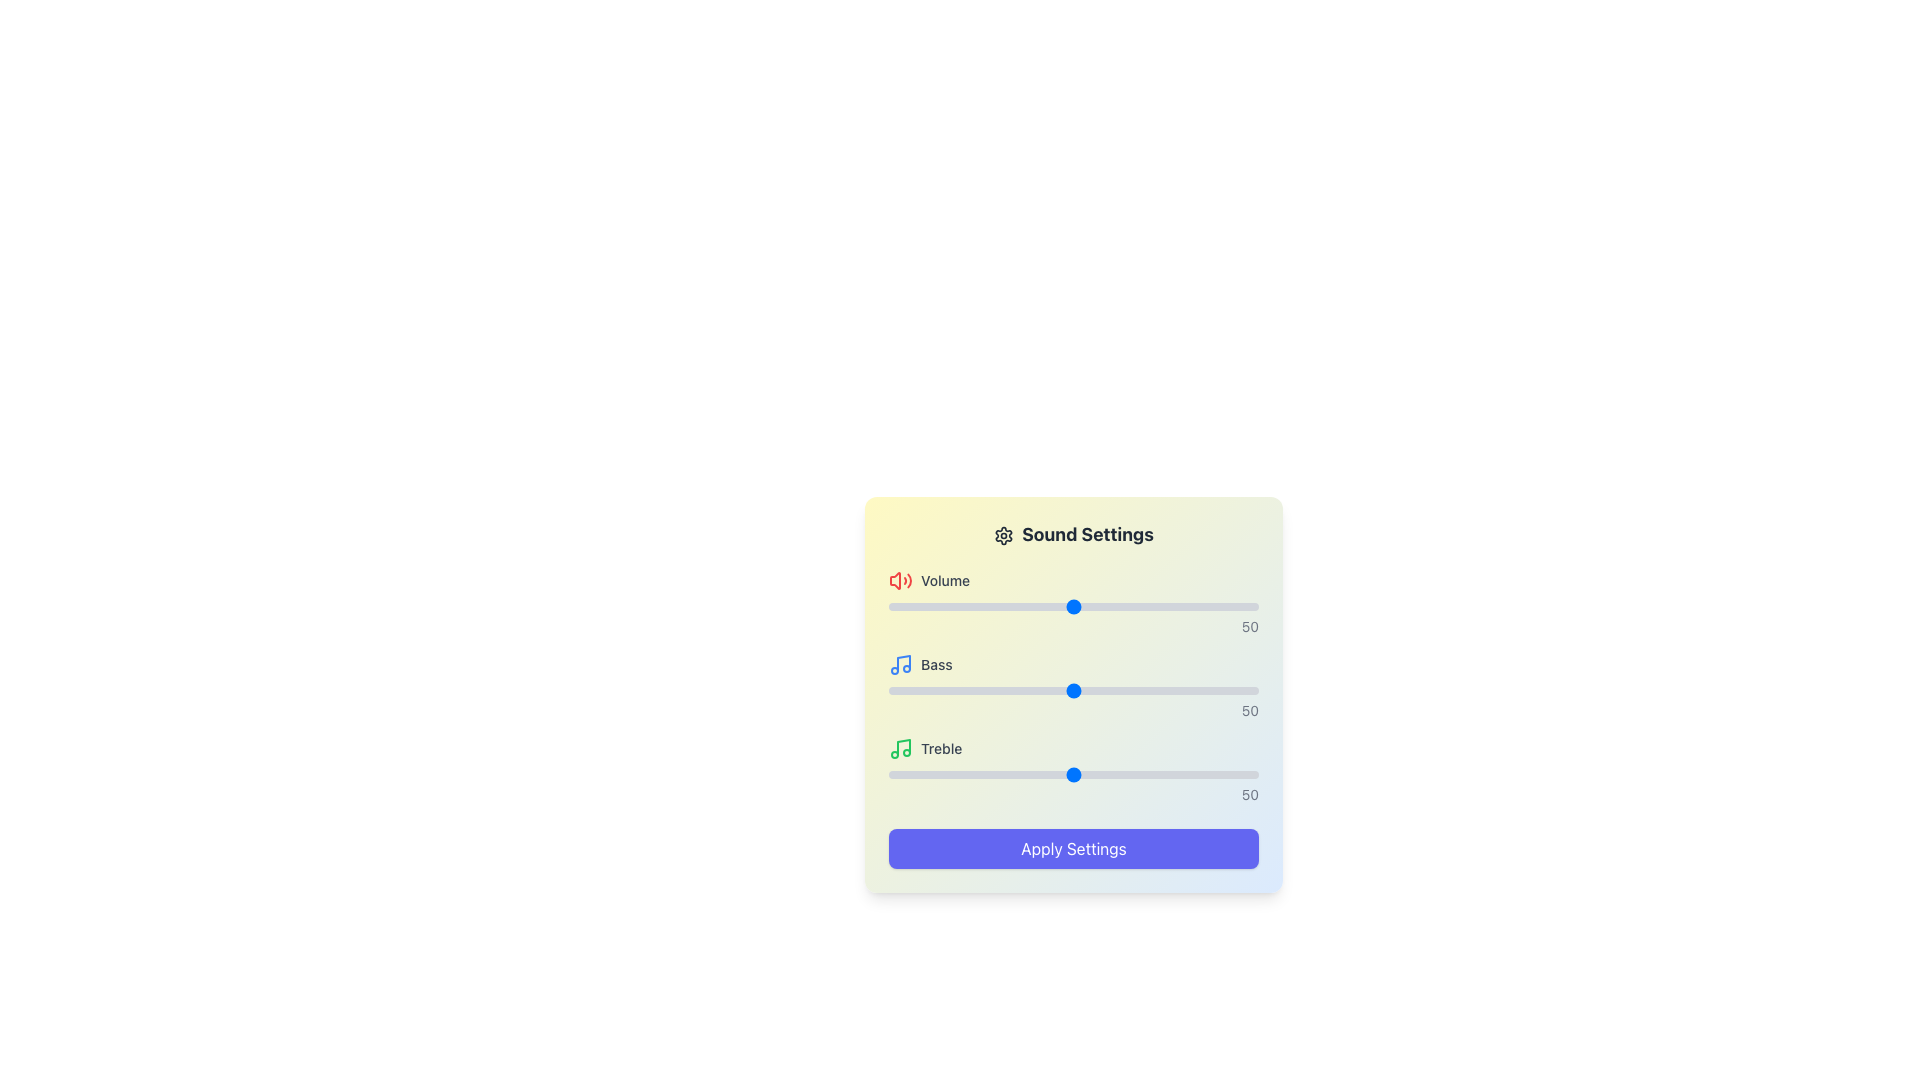 This screenshot has height=1080, width=1920. Describe the element at coordinates (1073, 534) in the screenshot. I see `the title label of the settings section, which is positioned at the top of the UI card containing sliders and an 'Apply Settings' button` at that location.